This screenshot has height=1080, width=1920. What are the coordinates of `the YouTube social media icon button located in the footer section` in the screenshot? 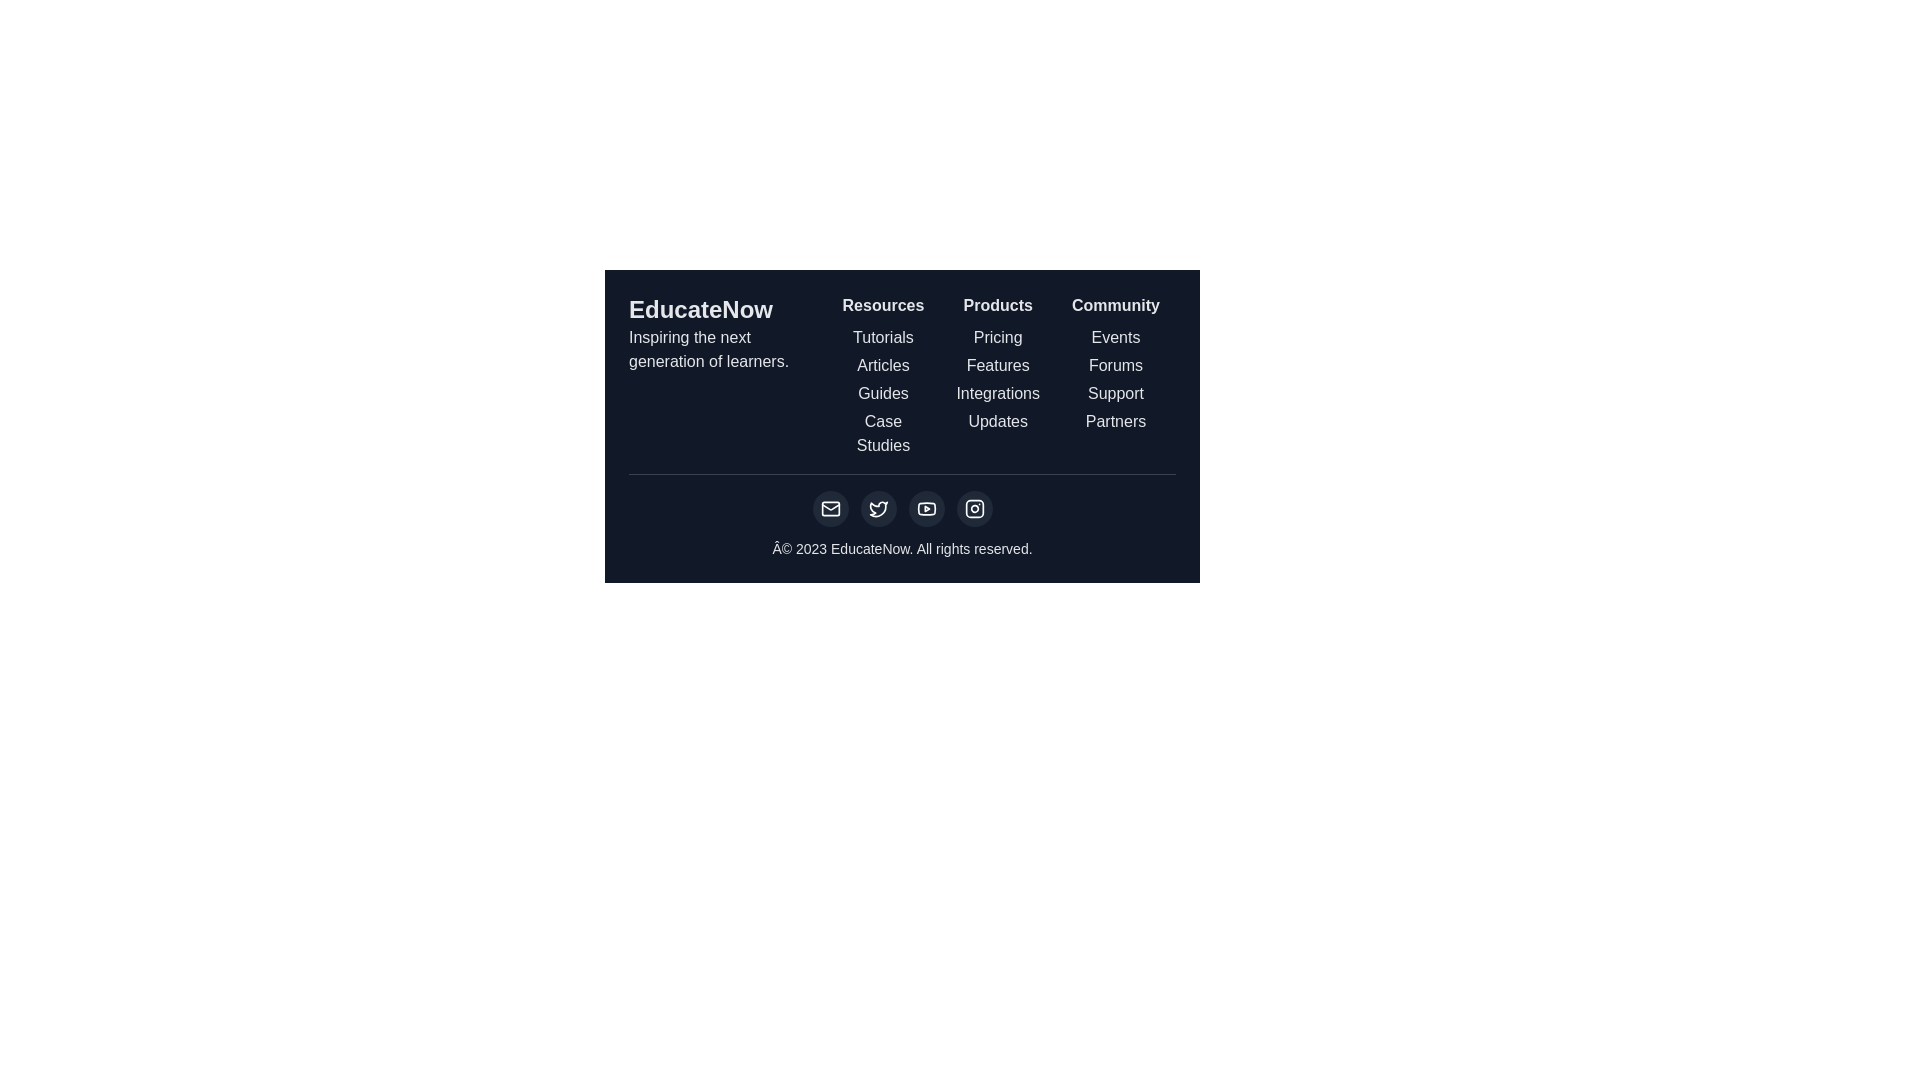 It's located at (925, 508).